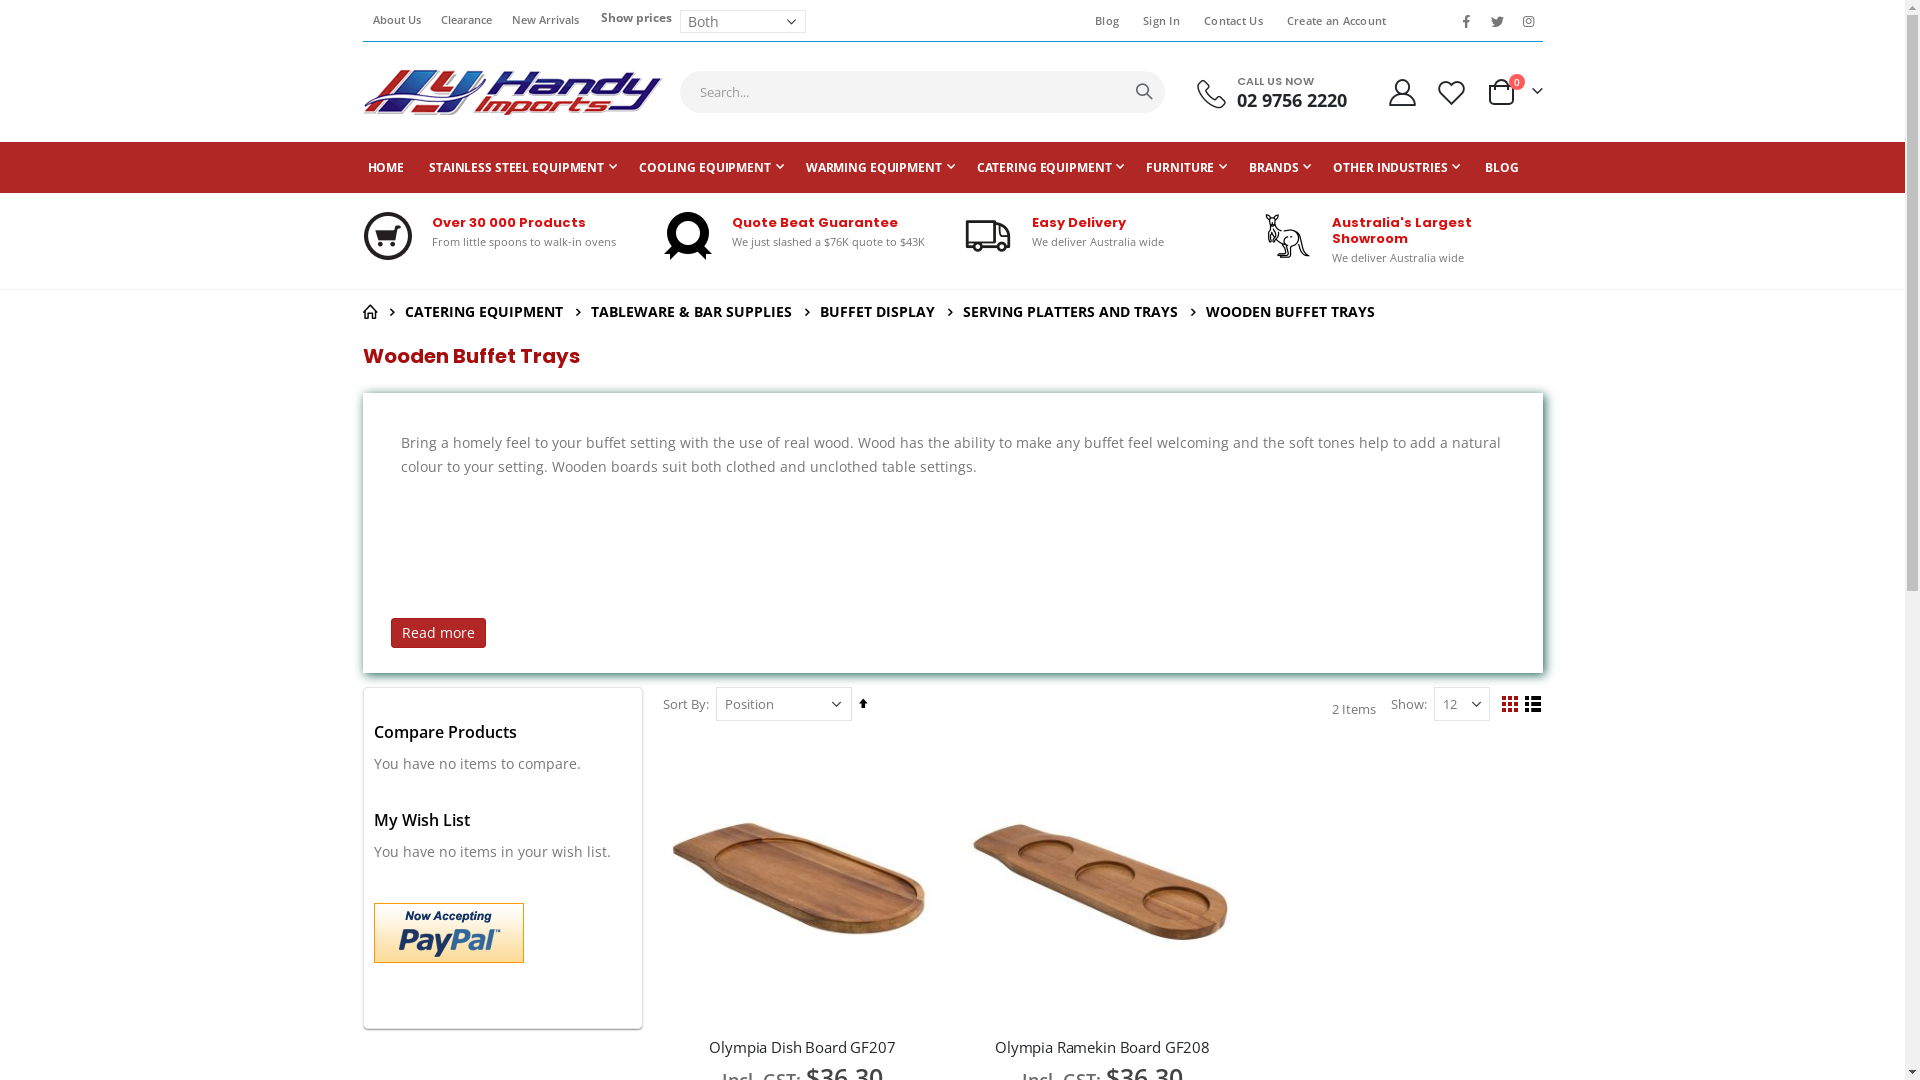 This screenshot has height=1080, width=1920. What do you see at coordinates (1236, 100) in the screenshot?
I see `'02 9756 2220'` at bounding box center [1236, 100].